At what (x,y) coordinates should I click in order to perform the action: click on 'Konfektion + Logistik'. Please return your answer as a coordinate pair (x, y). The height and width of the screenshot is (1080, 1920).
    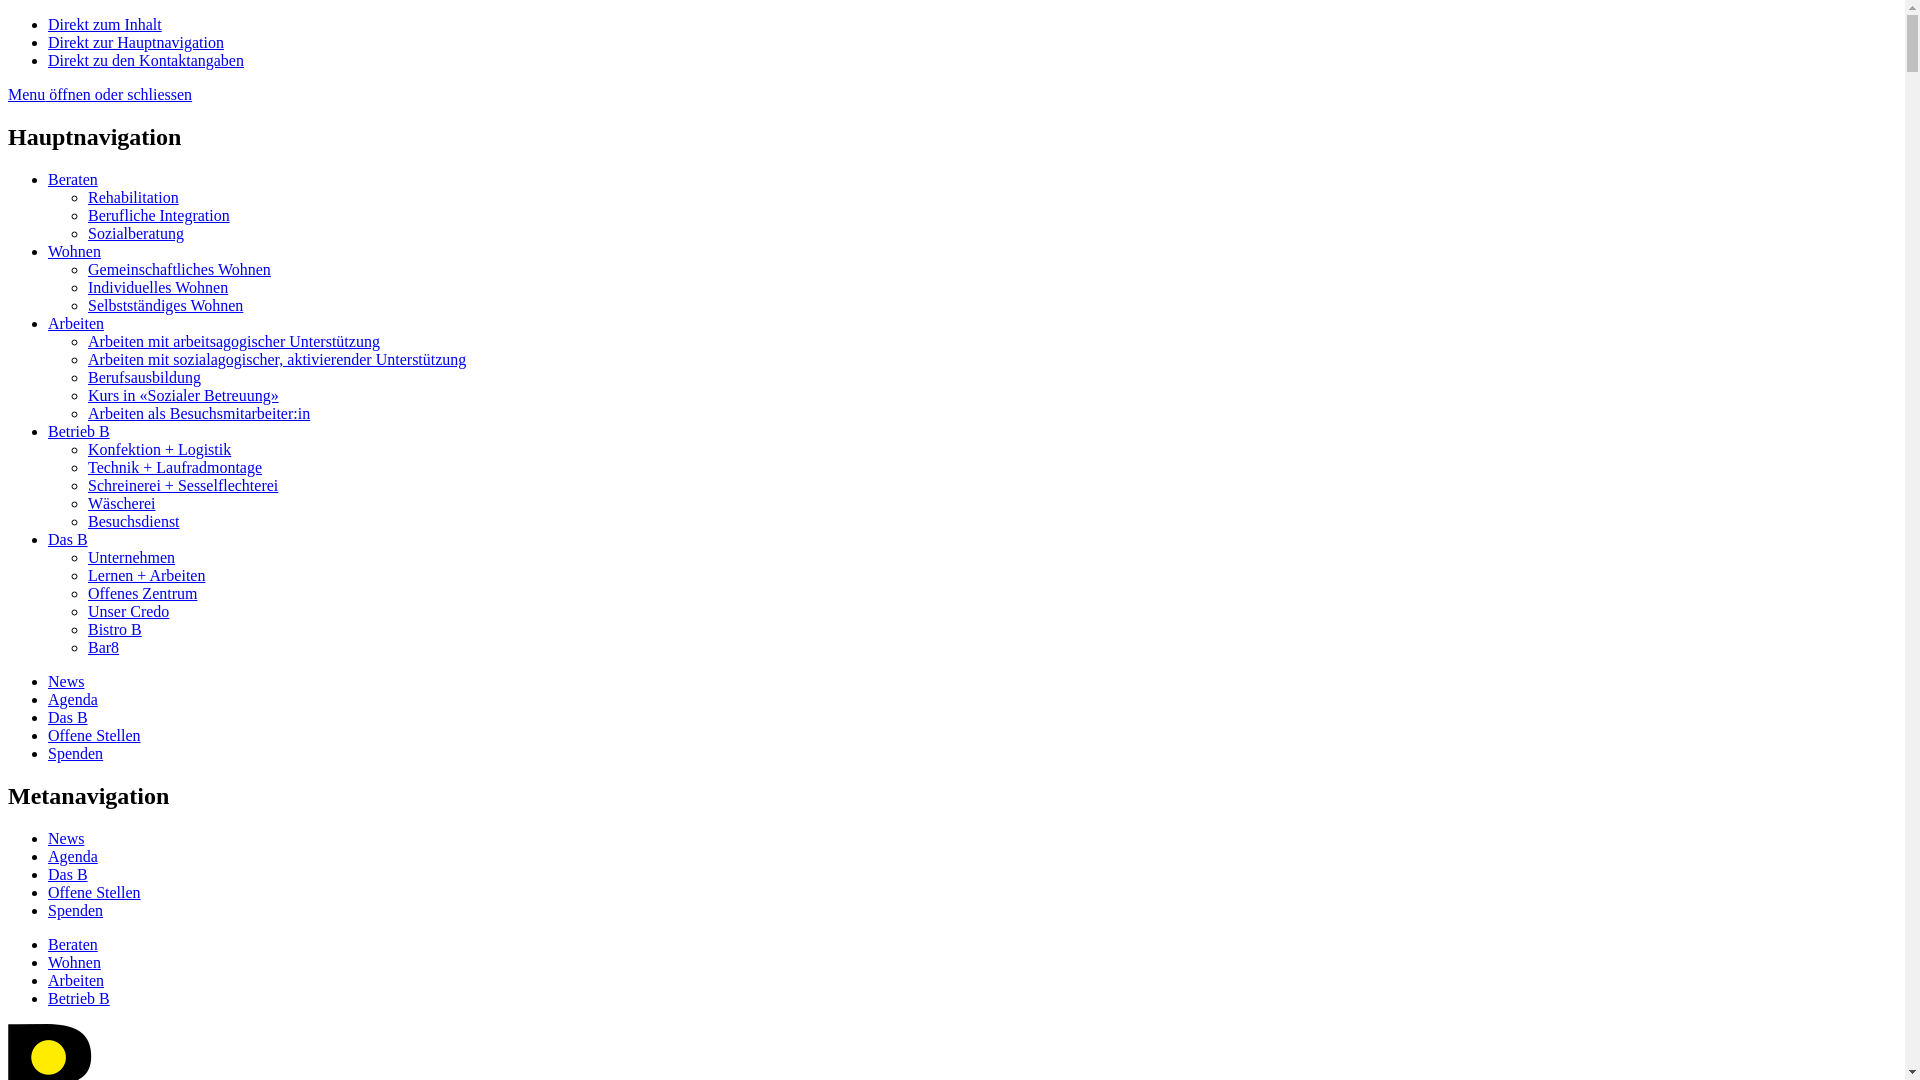
    Looking at the image, I should click on (86, 448).